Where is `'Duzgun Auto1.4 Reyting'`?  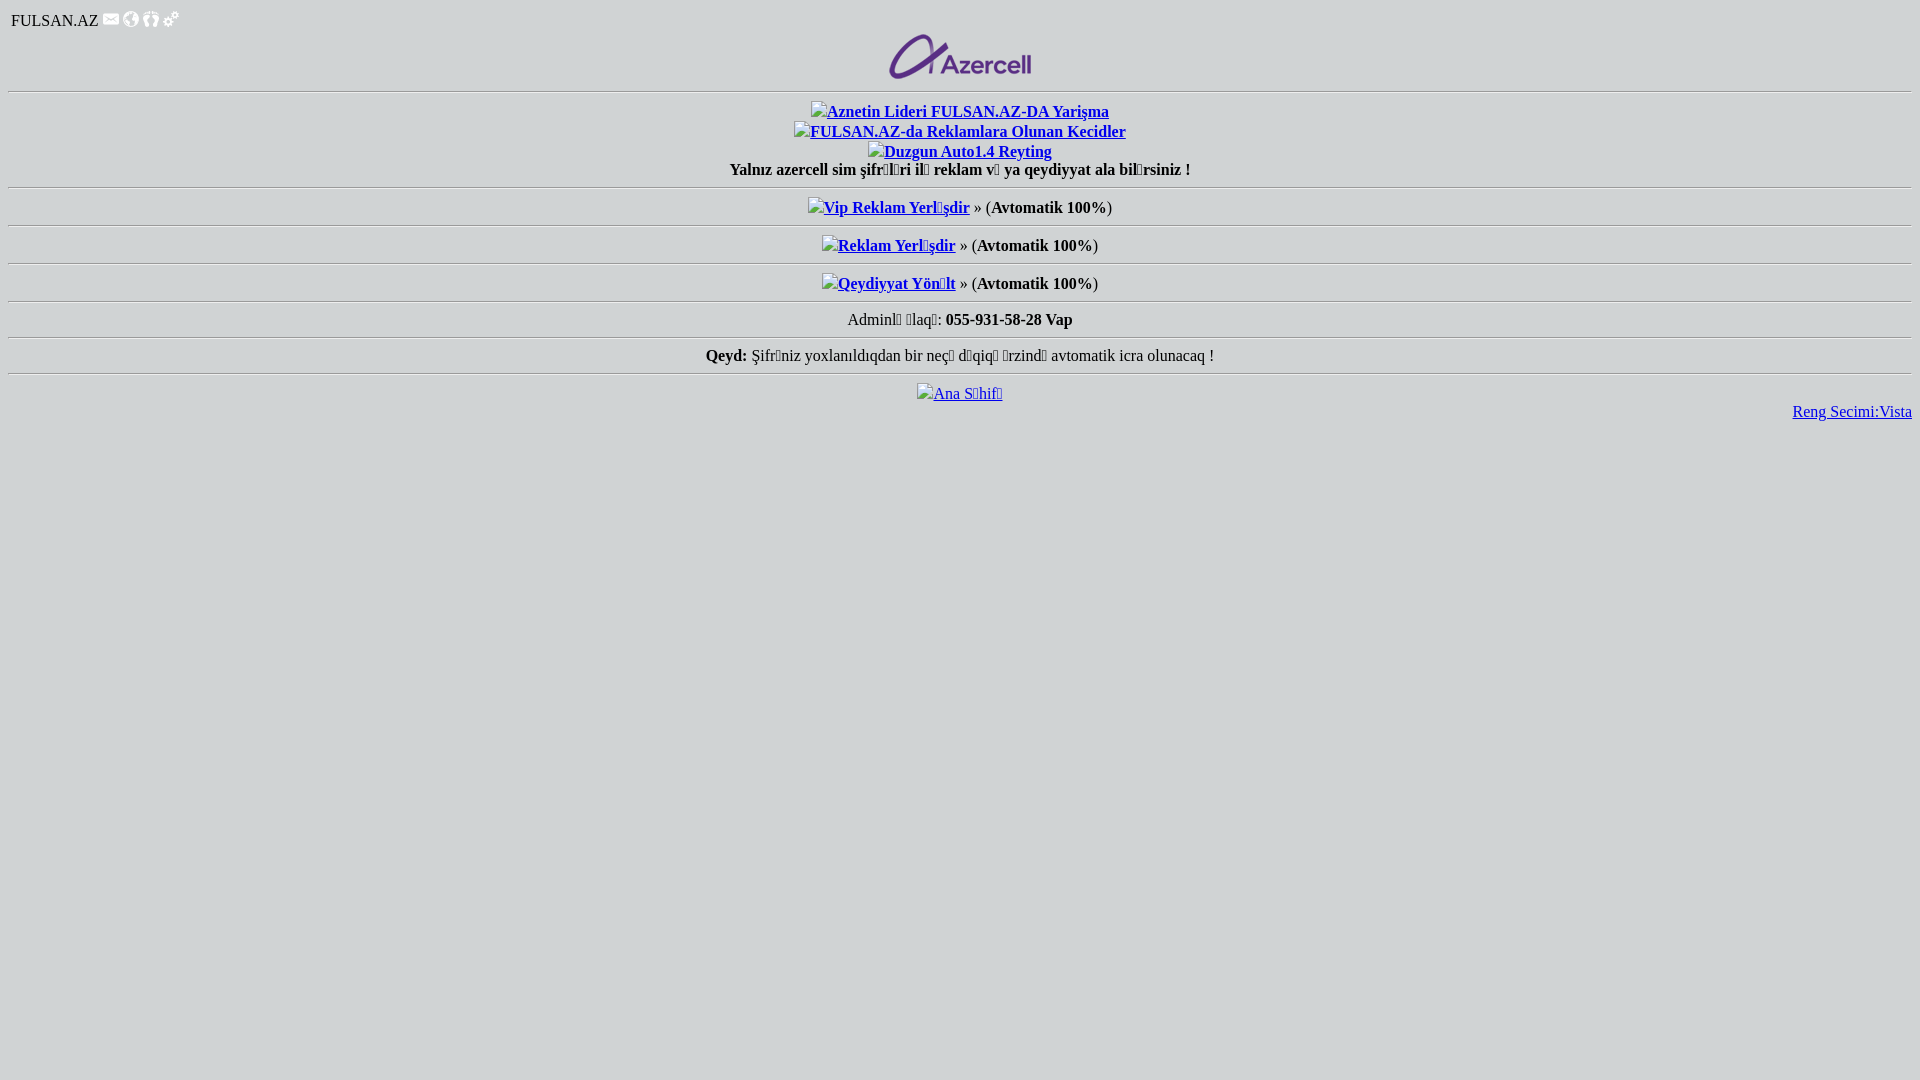 'Duzgun Auto1.4 Reyting' is located at coordinates (968, 150).